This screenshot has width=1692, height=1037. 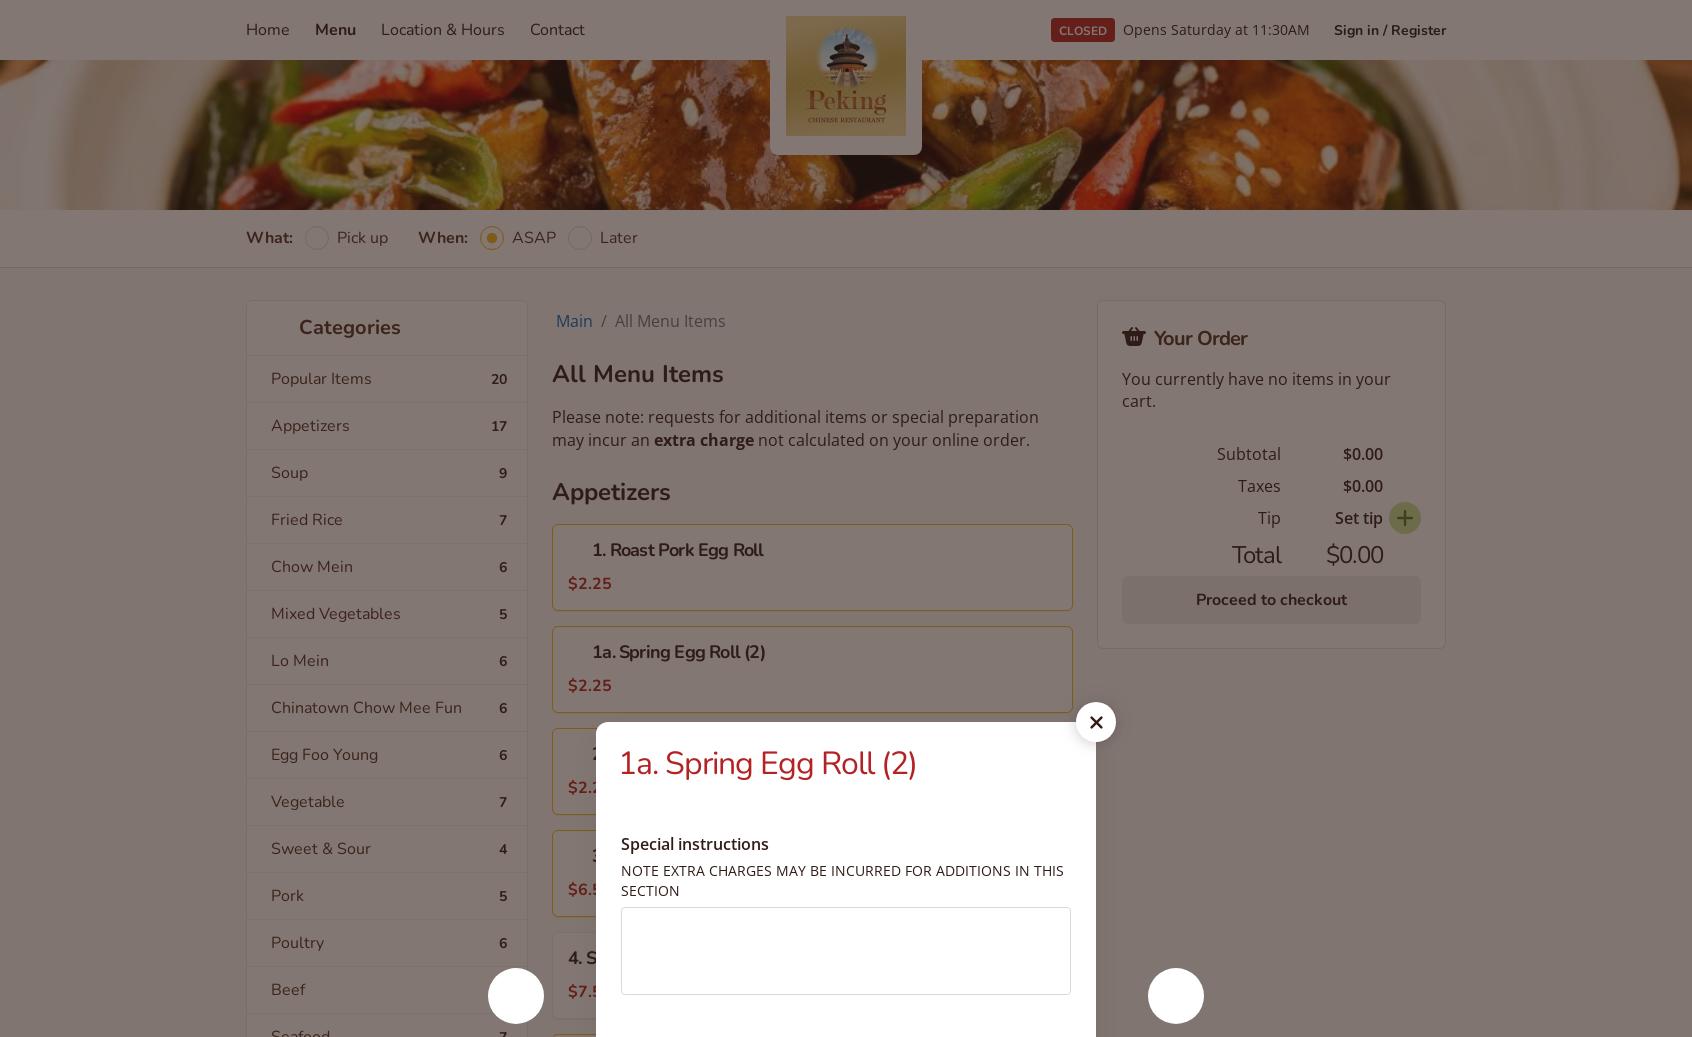 I want to click on '20', so click(x=498, y=377).